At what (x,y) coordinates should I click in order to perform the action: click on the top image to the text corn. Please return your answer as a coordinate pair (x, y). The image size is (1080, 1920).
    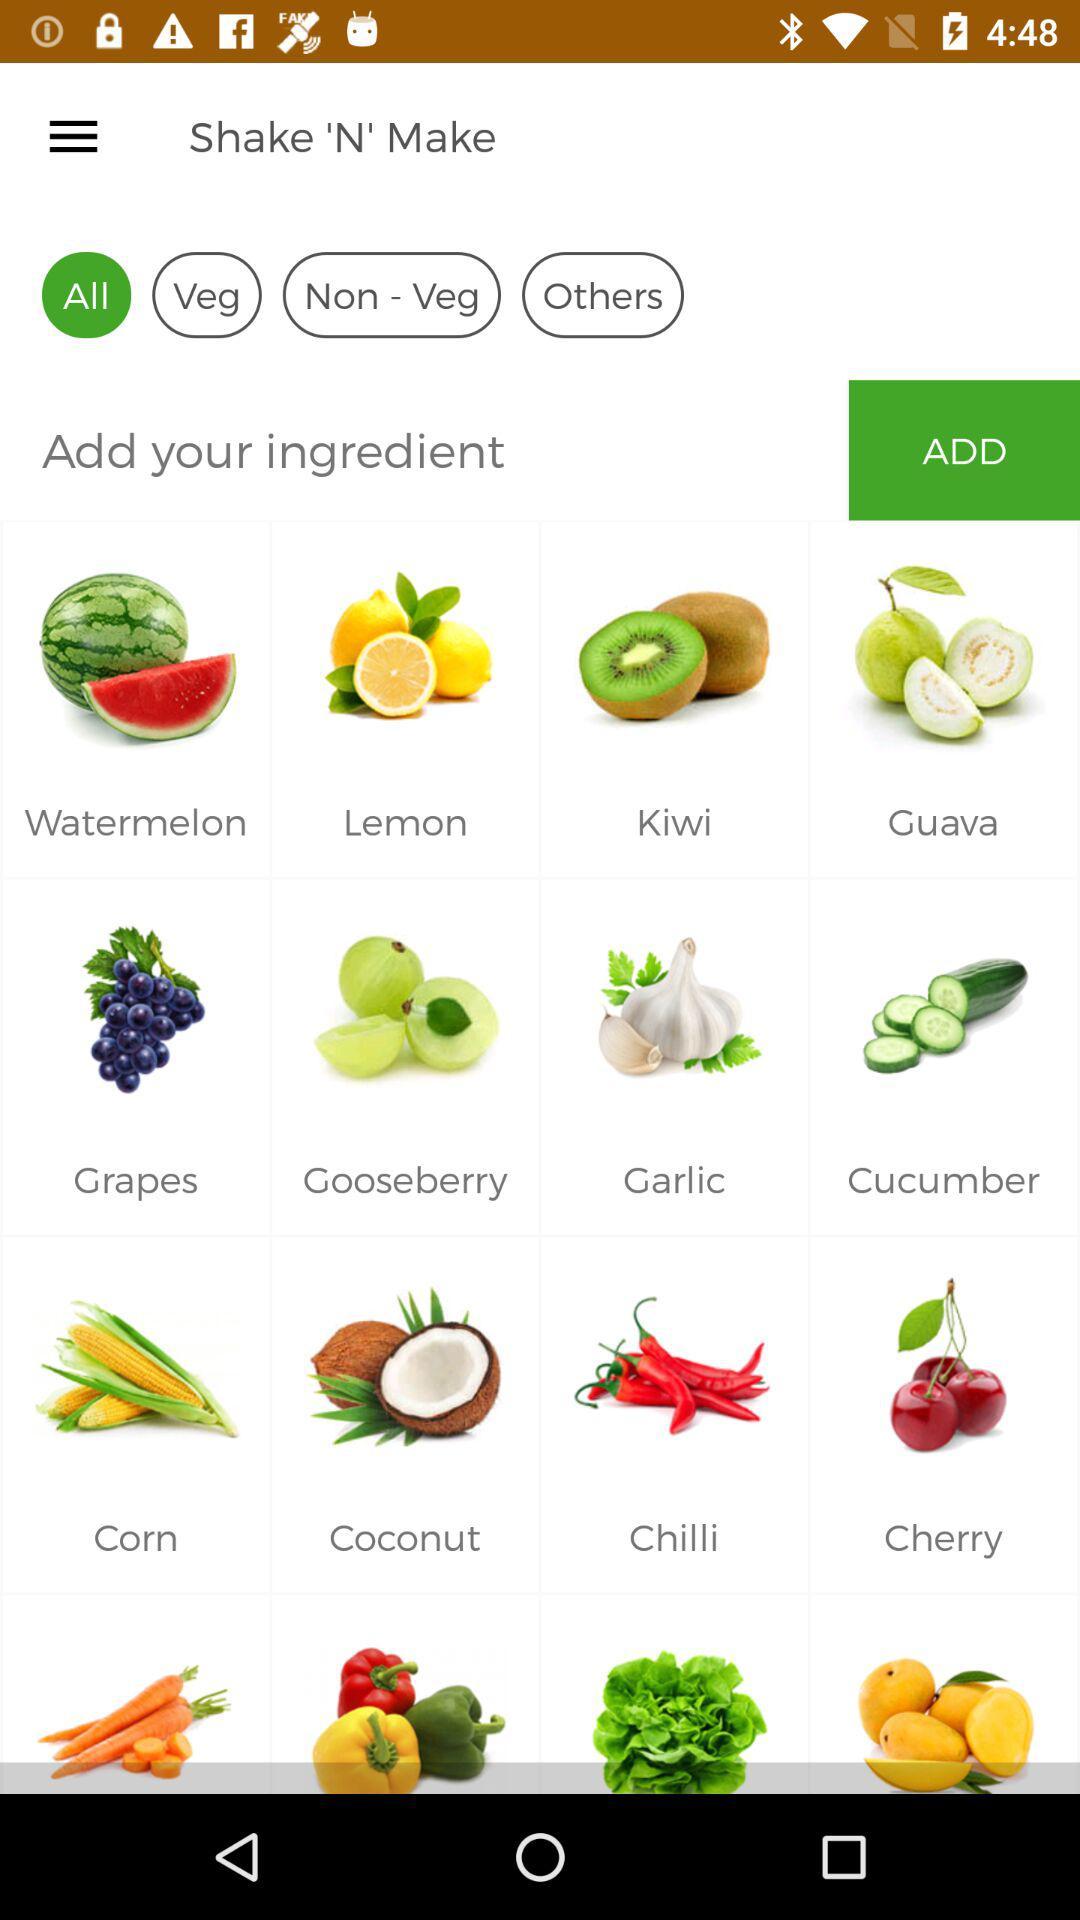
    Looking at the image, I should click on (135, 1360).